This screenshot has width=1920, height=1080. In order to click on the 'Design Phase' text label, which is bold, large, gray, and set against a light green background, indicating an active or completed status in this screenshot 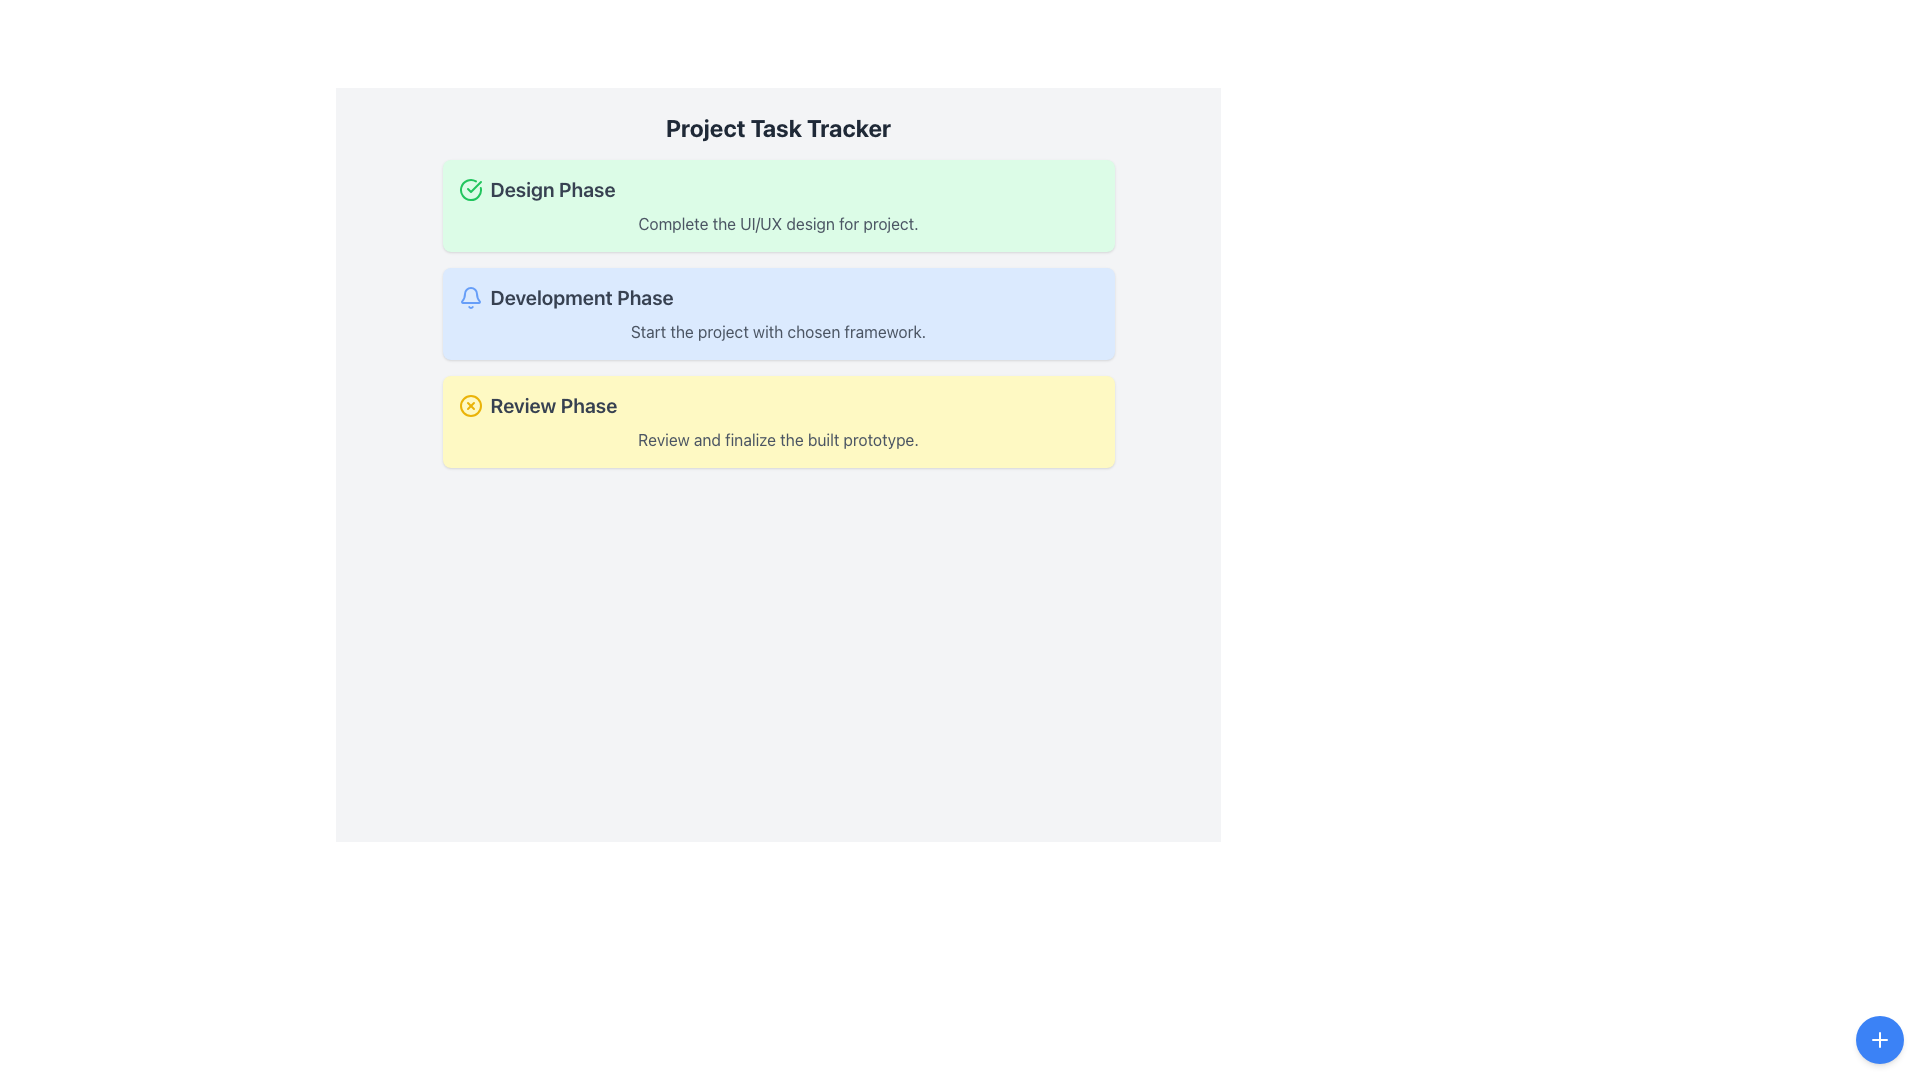, I will do `click(552, 189)`.